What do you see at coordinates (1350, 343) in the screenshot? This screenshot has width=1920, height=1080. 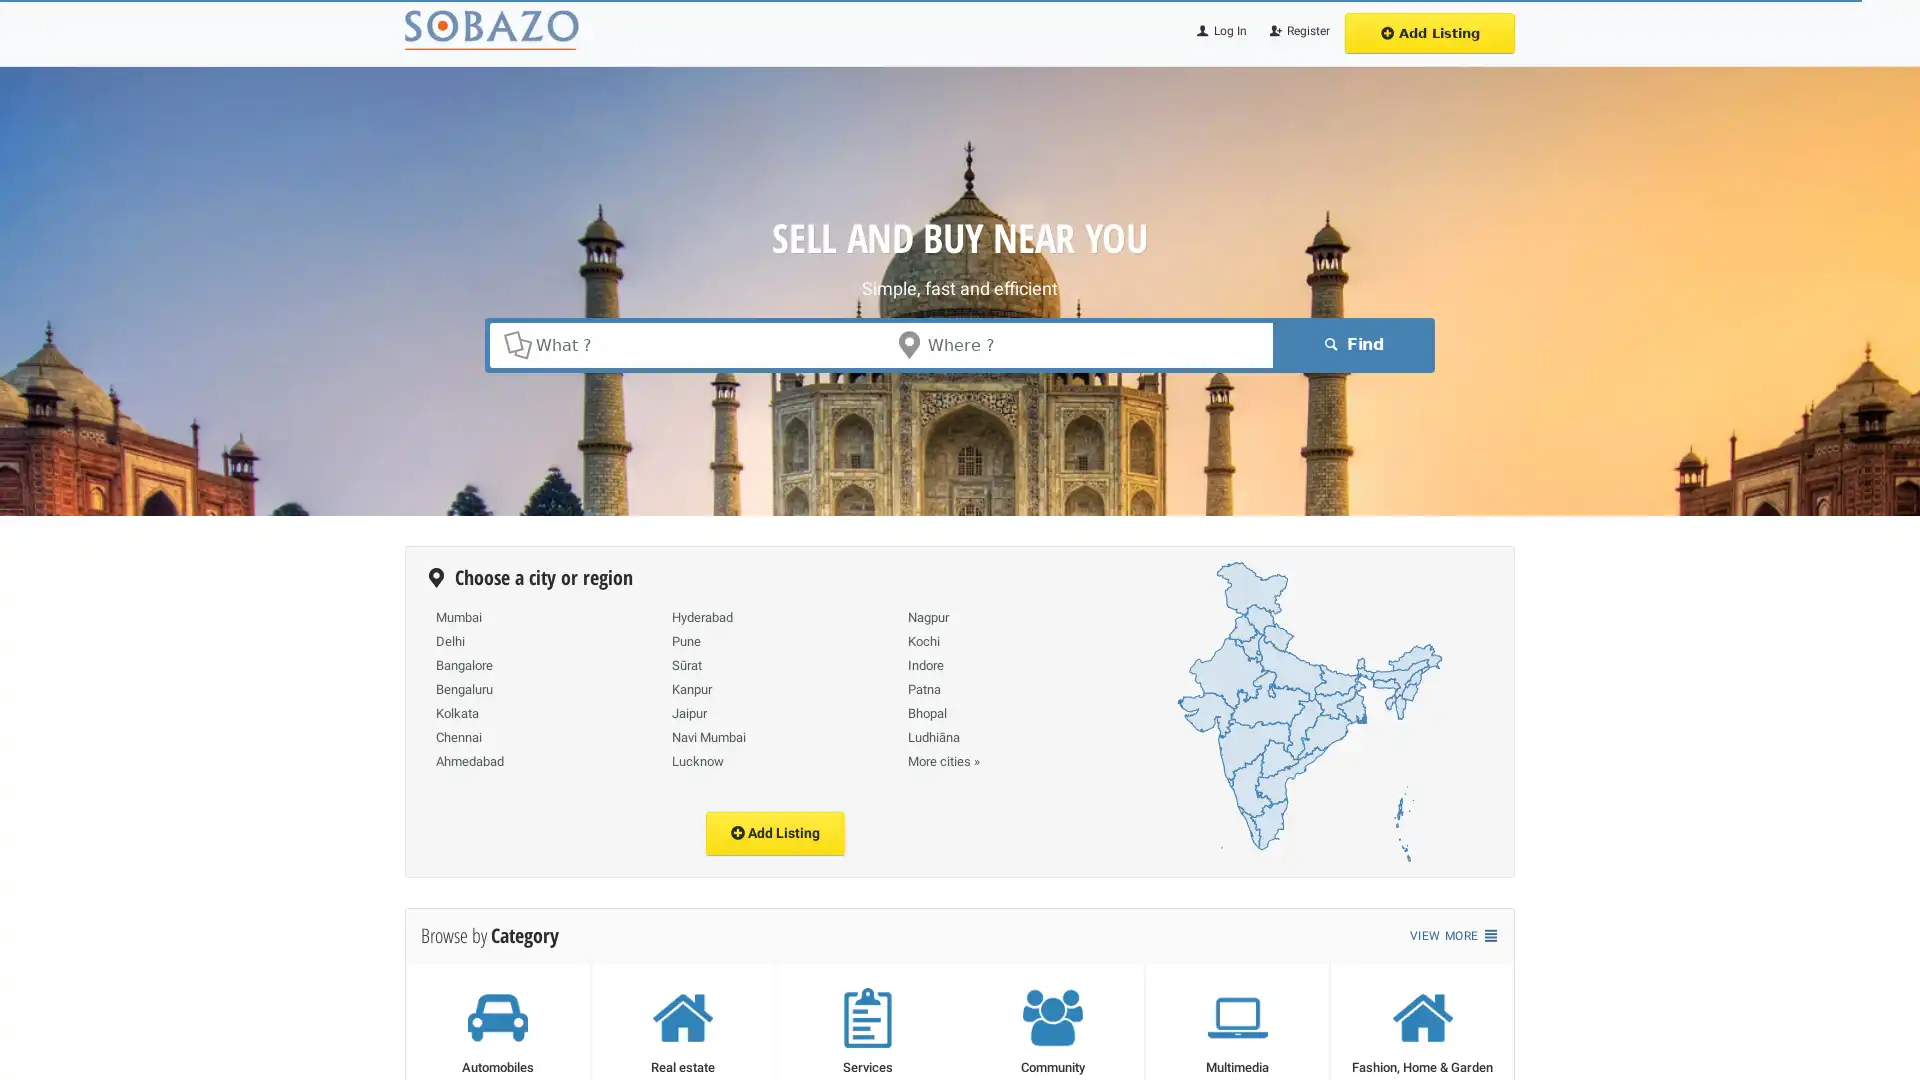 I see `Find` at bounding box center [1350, 343].